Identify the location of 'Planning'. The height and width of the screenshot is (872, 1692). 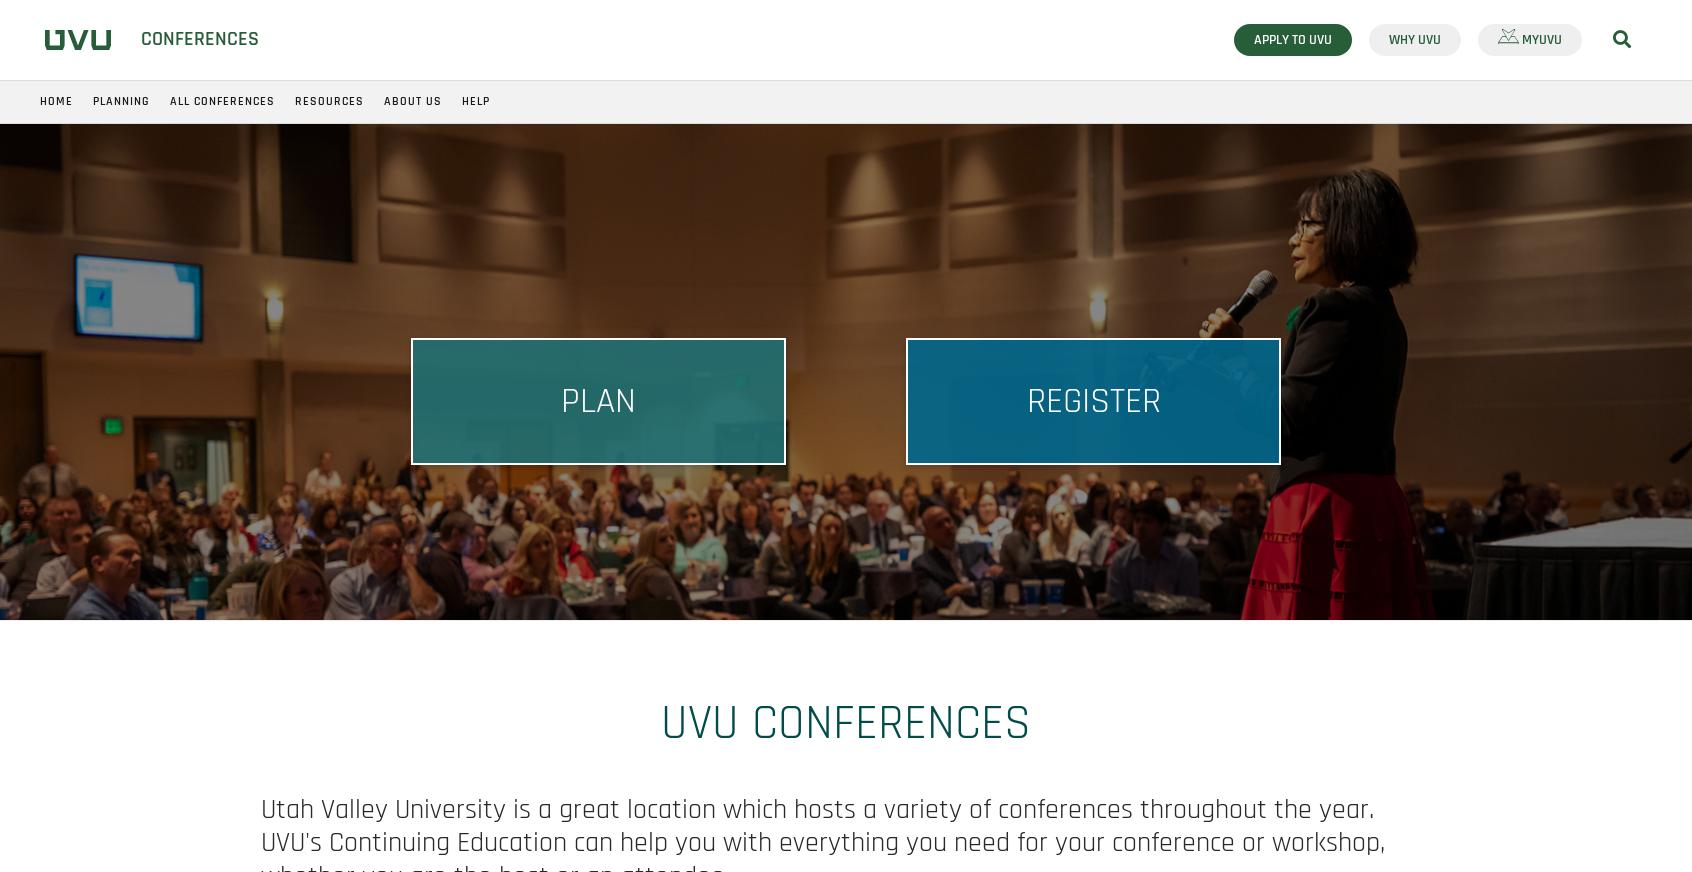
(121, 100).